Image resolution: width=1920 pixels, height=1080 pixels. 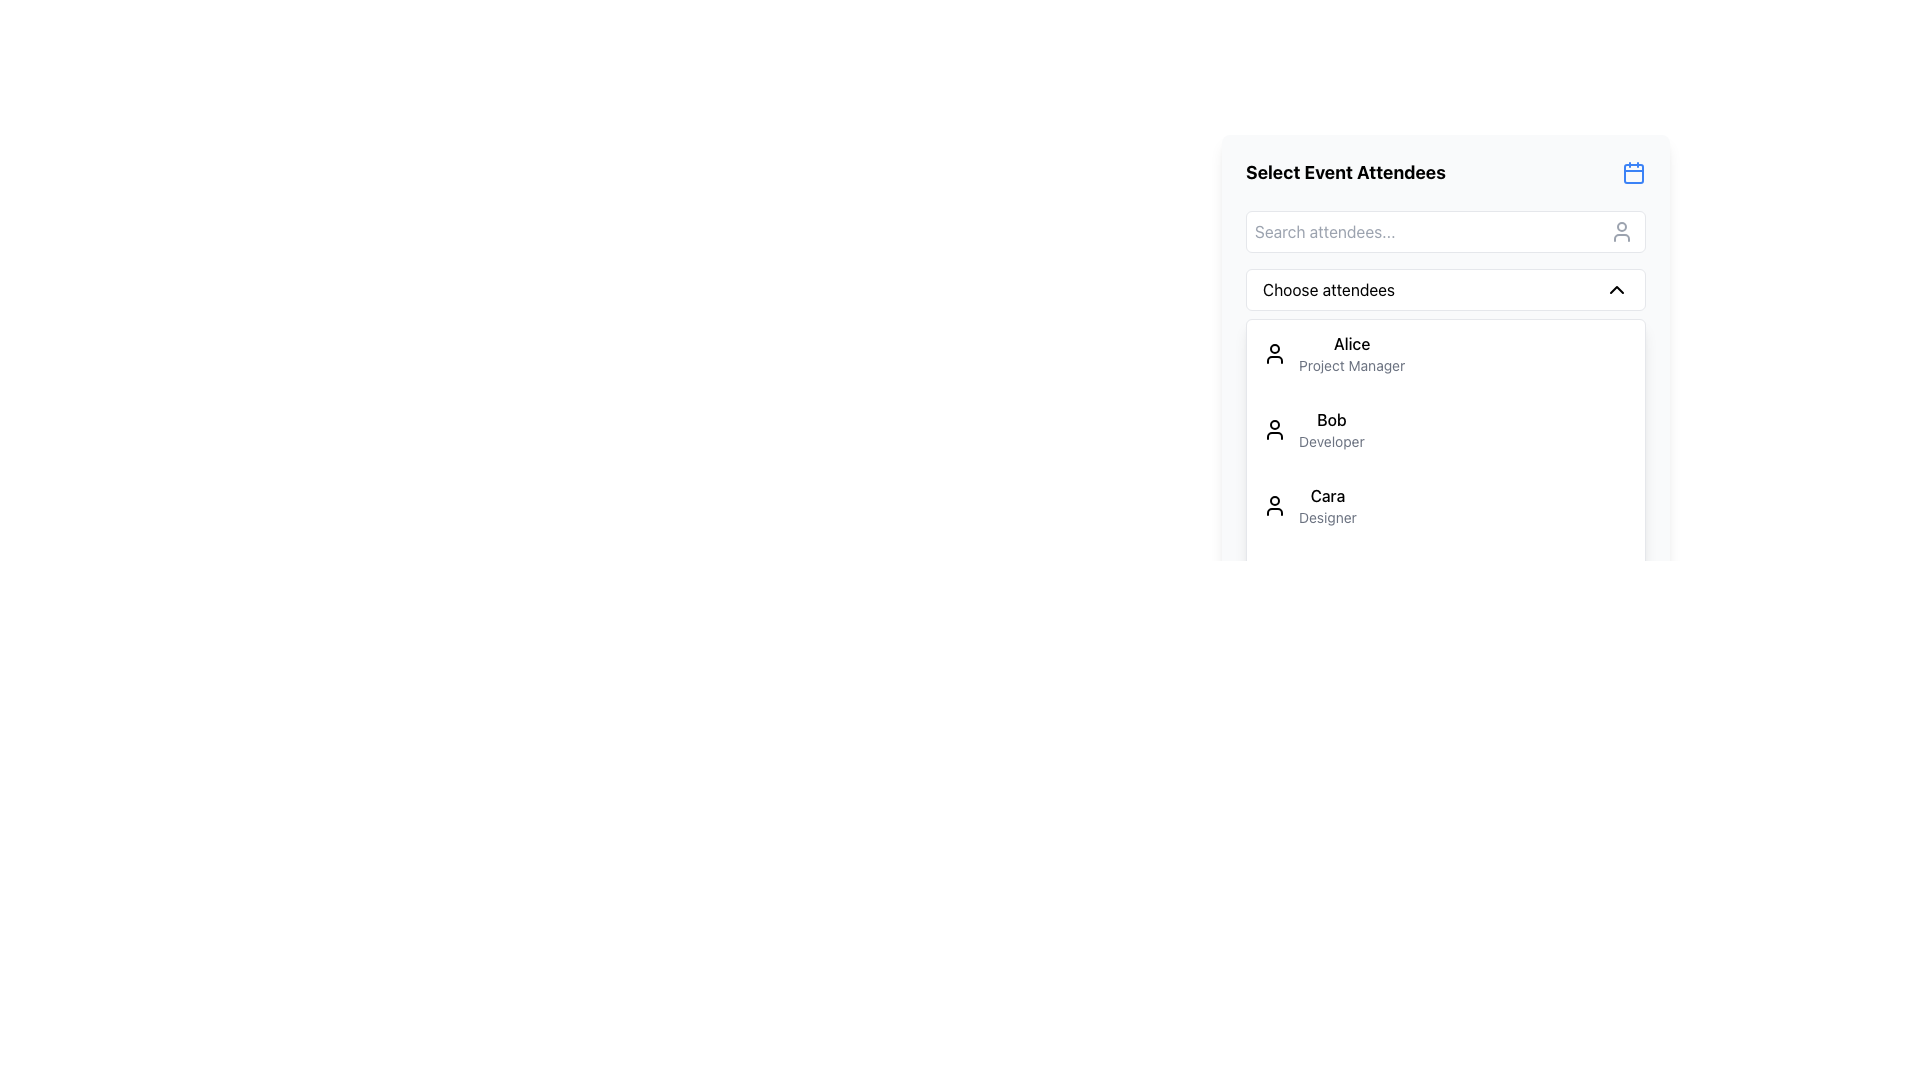 I want to click on the blue calendar icon located in the top-right corner of the 'Select Event Attendees' section, so click(x=1633, y=172).